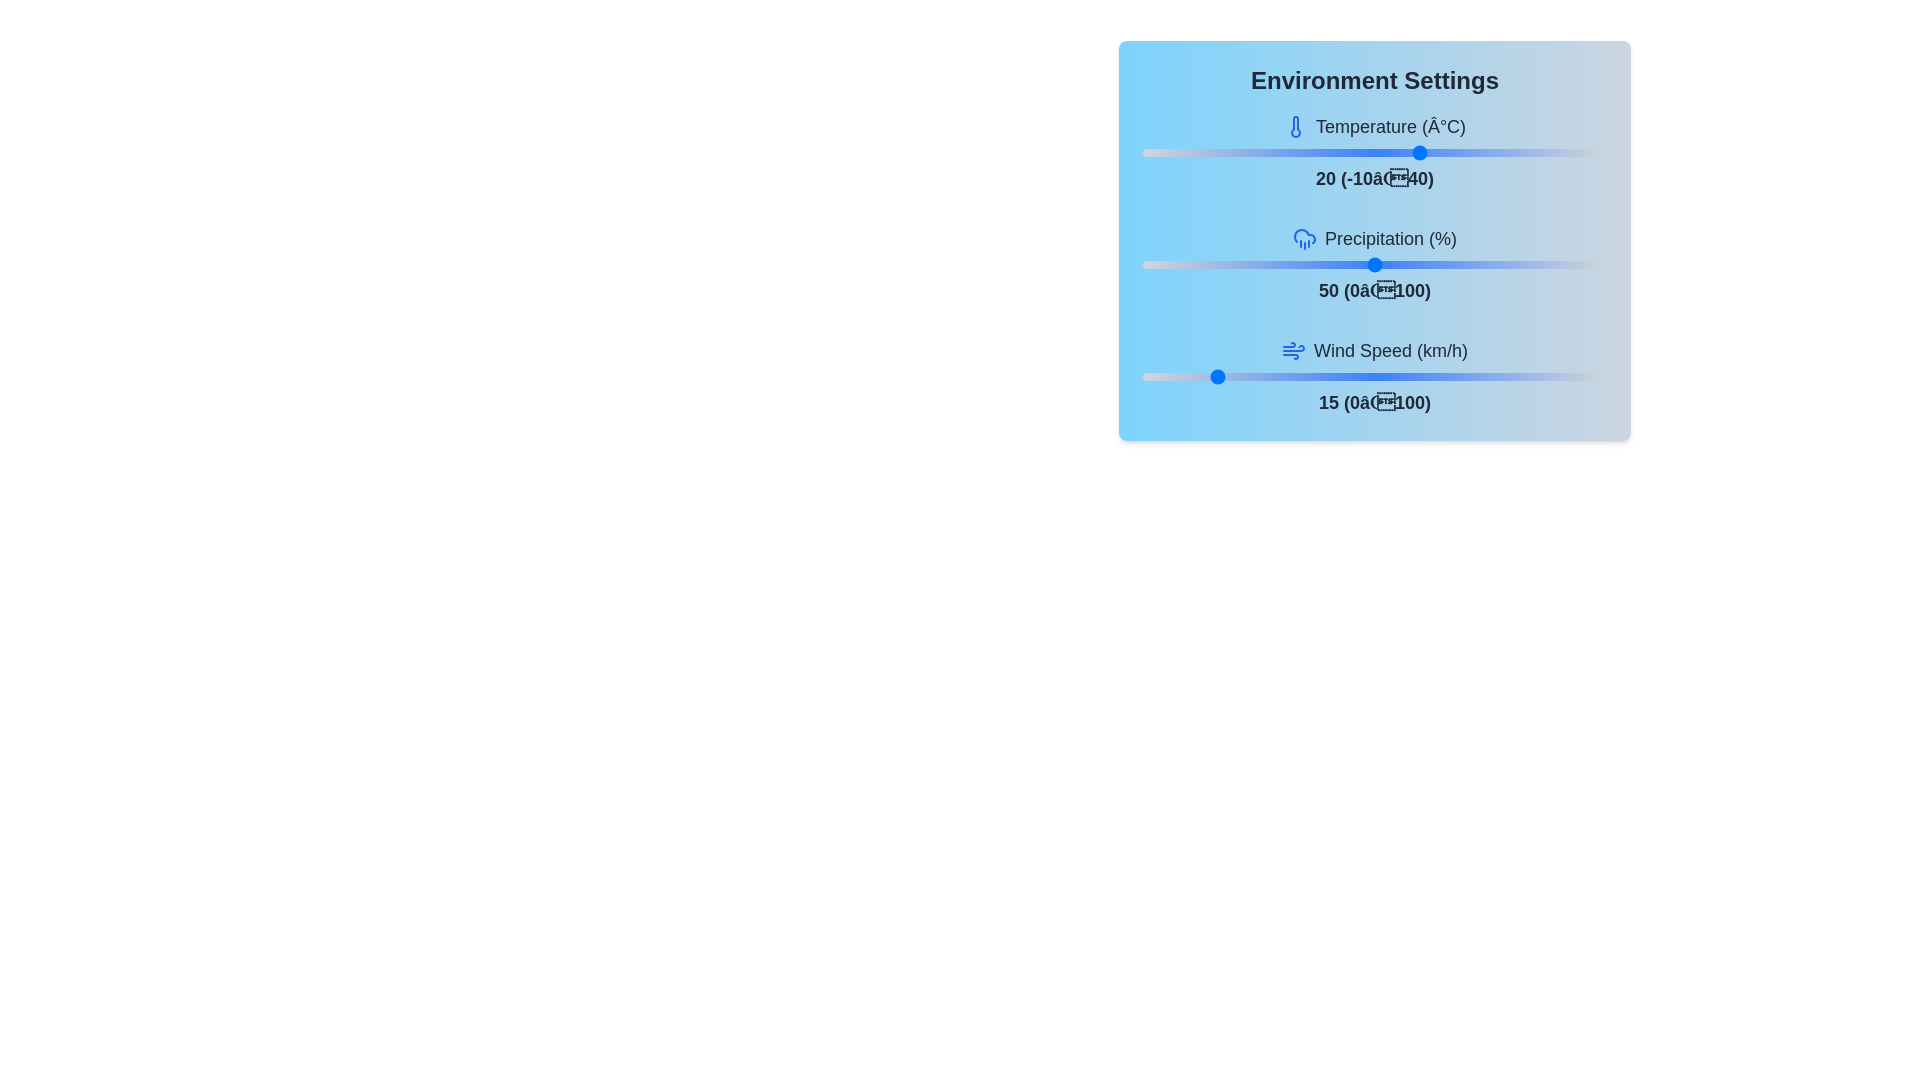  Describe the element at coordinates (1198, 152) in the screenshot. I see `the temperature` at that location.